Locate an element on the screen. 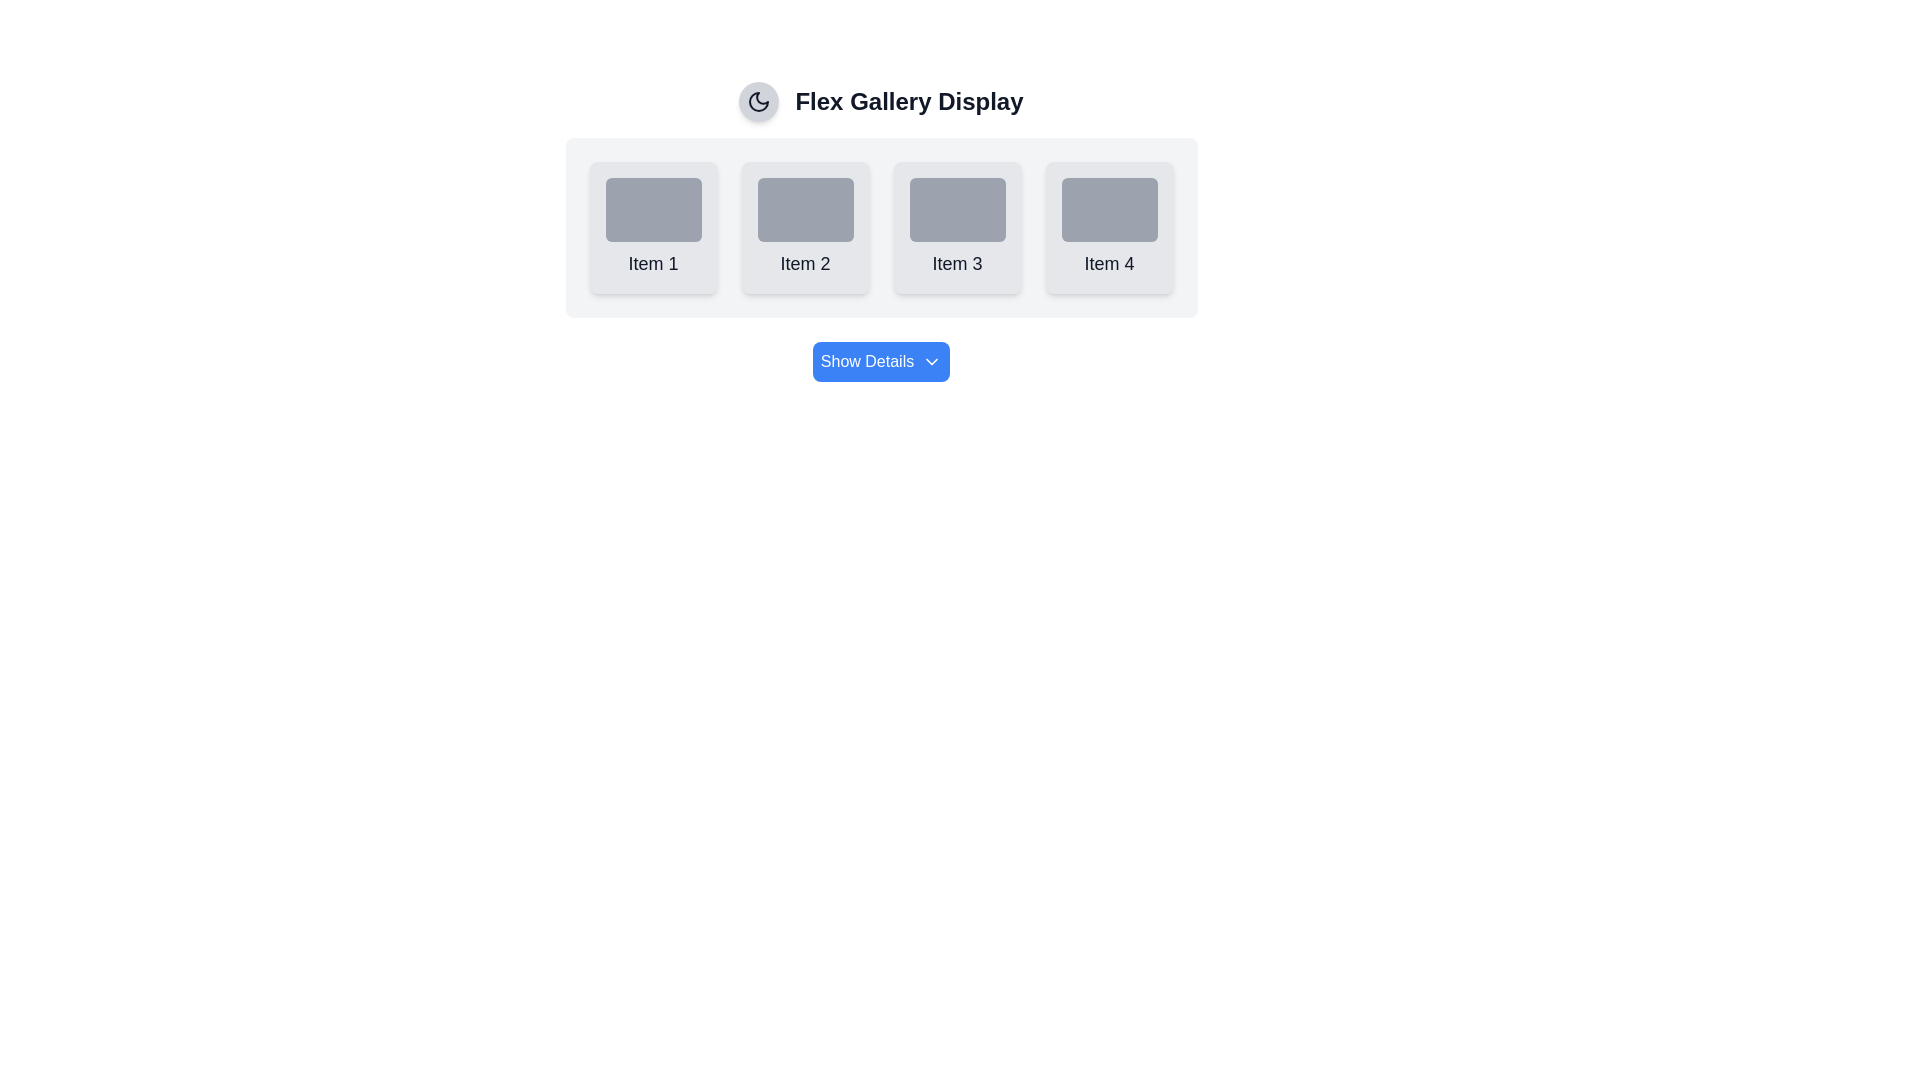 Image resolution: width=1920 pixels, height=1080 pixels. the 'Item 1' card, which is the first card in the second row of the Flex Gallery Display is located at coordinates (653, 226).